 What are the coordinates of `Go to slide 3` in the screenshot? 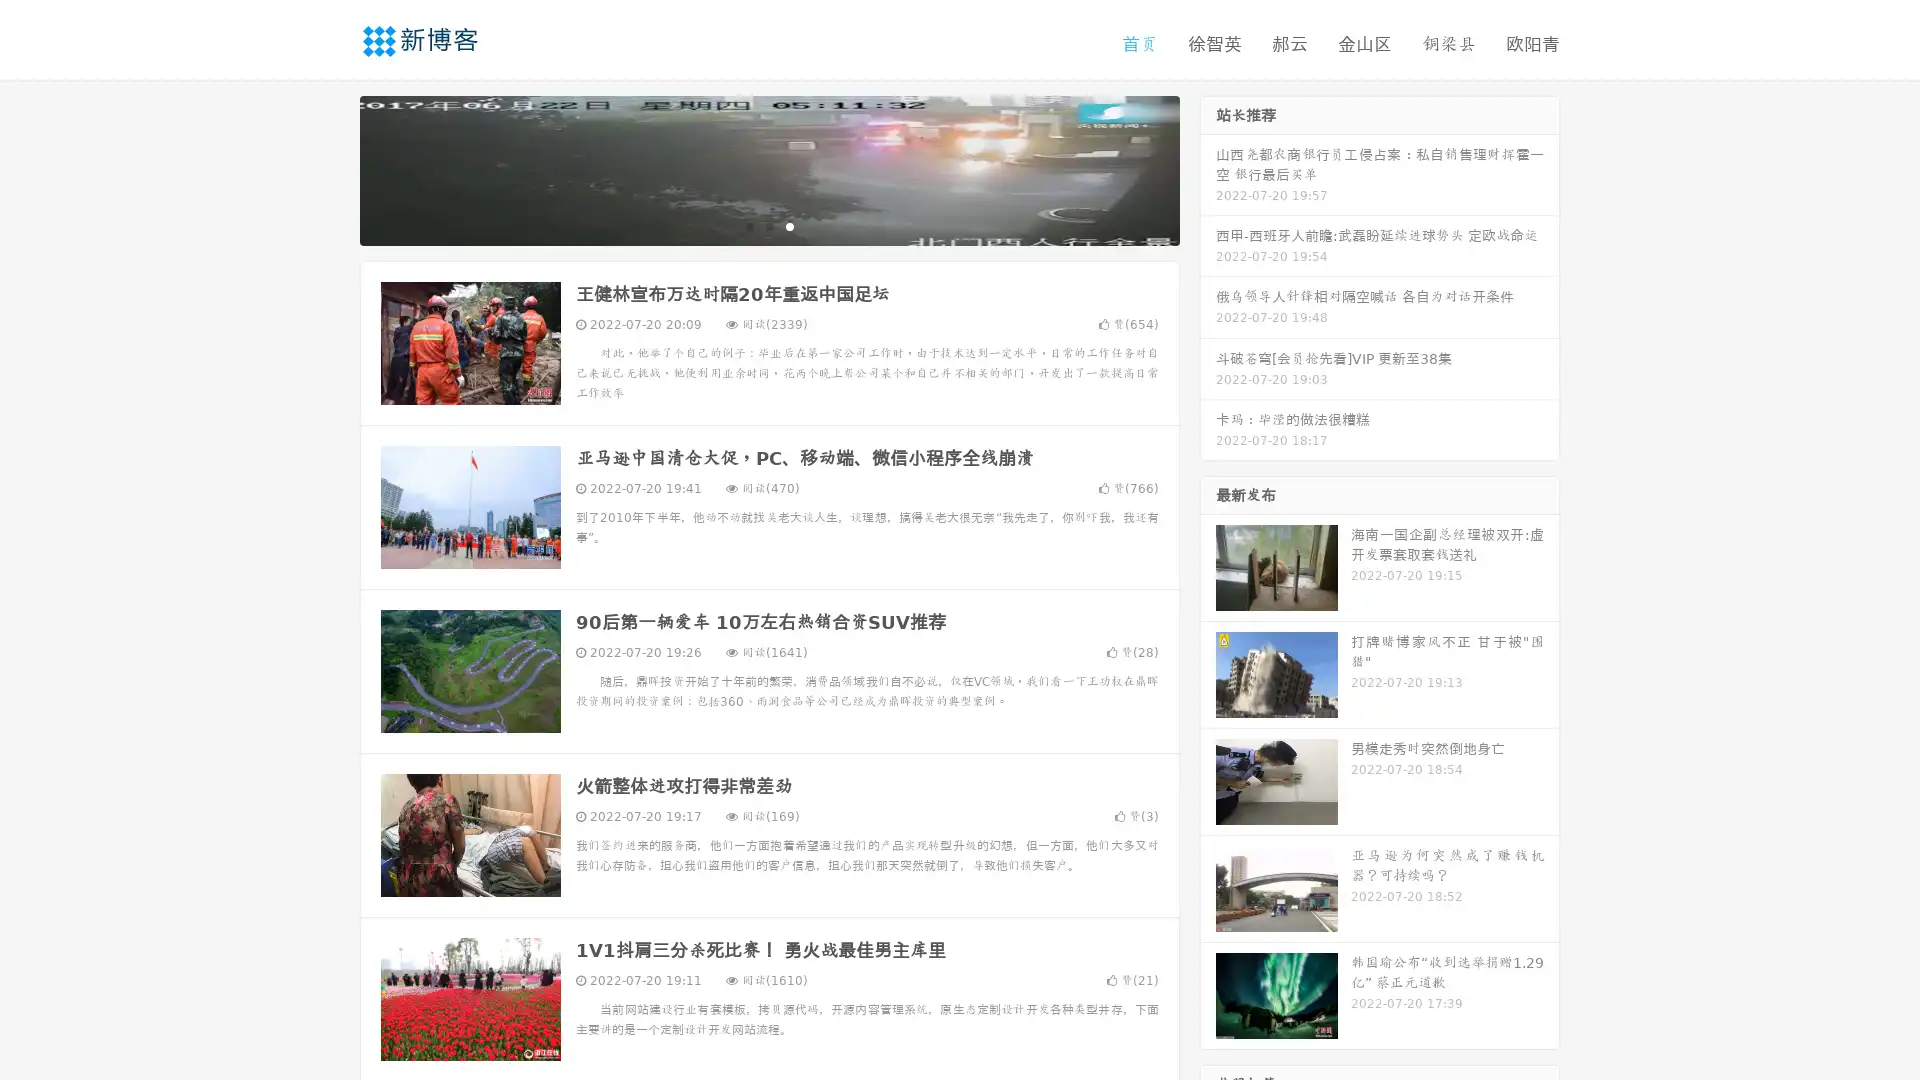 It's located at (789, 225).